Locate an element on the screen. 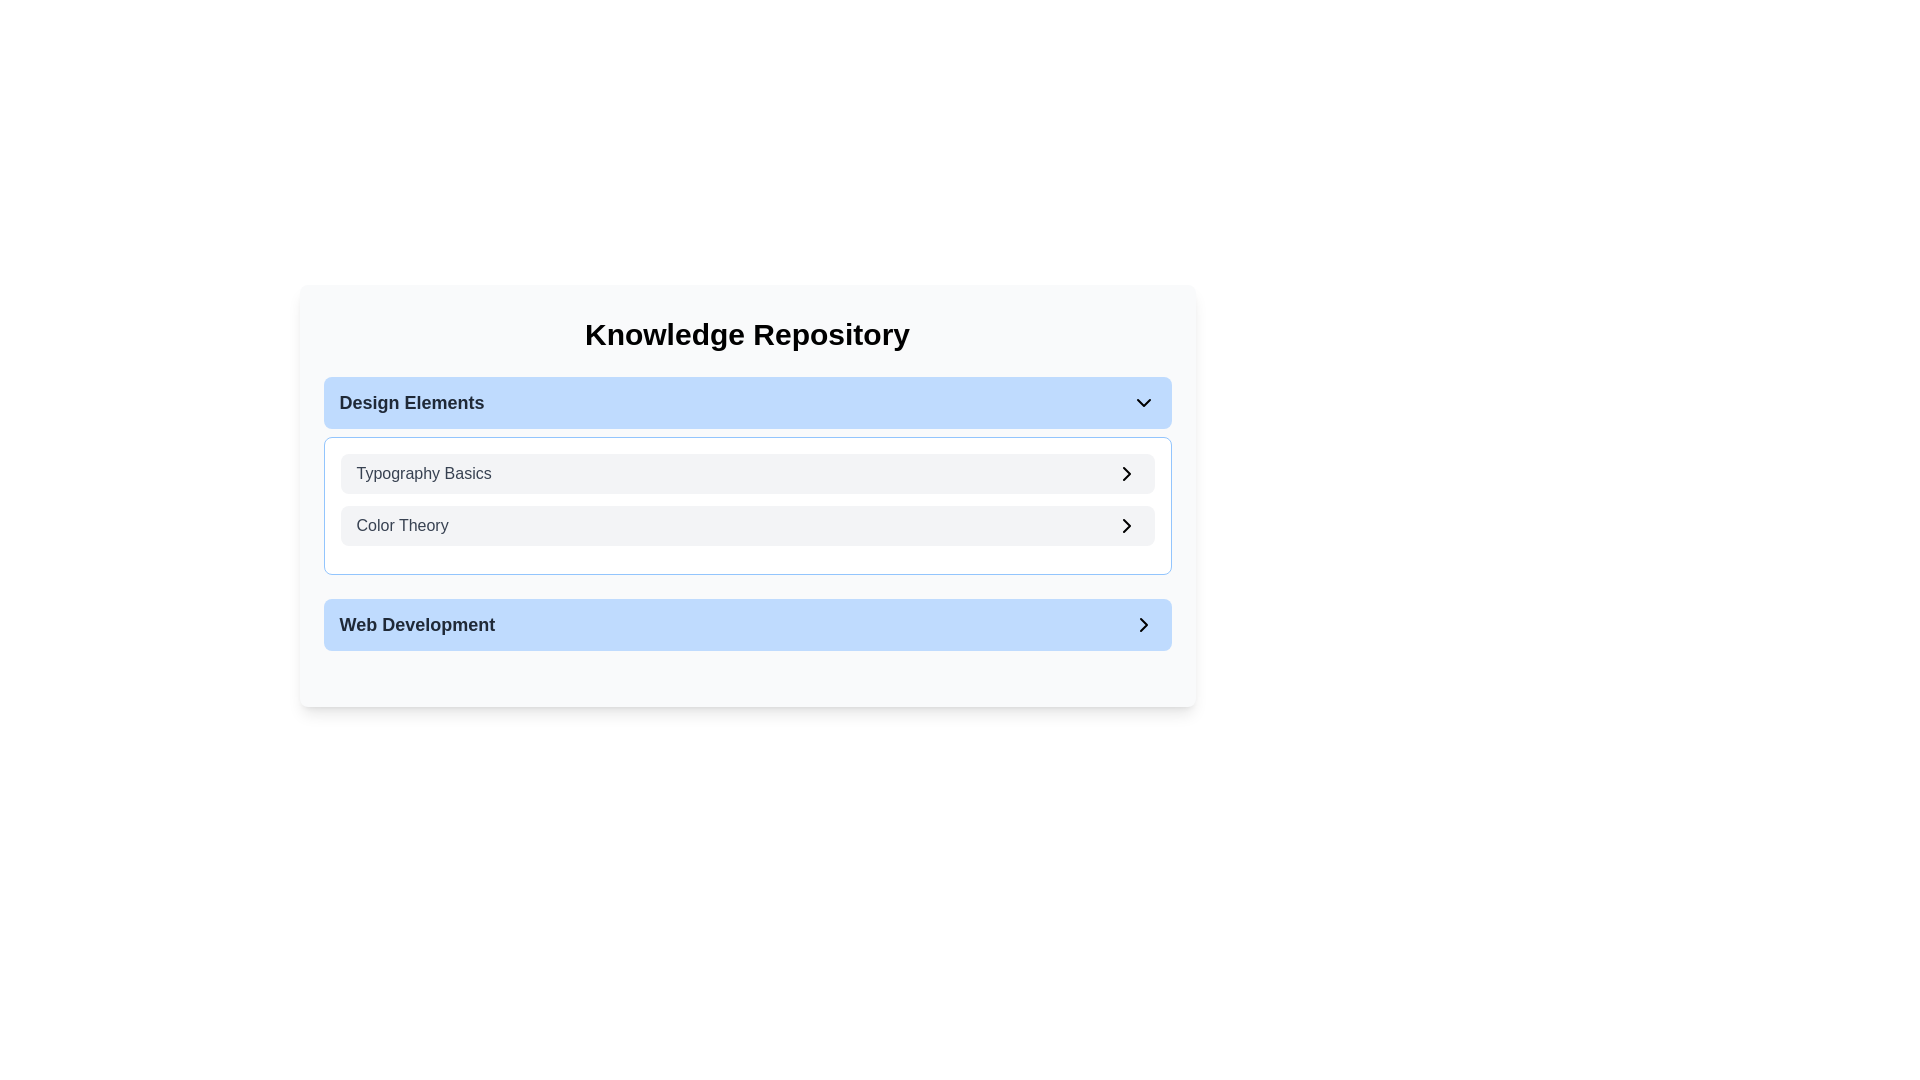  the right-chevron icon styled as an SVG graphic located at the far-right side of the 'Typography Basics' selectable item is located at coordinates (1126, 474).